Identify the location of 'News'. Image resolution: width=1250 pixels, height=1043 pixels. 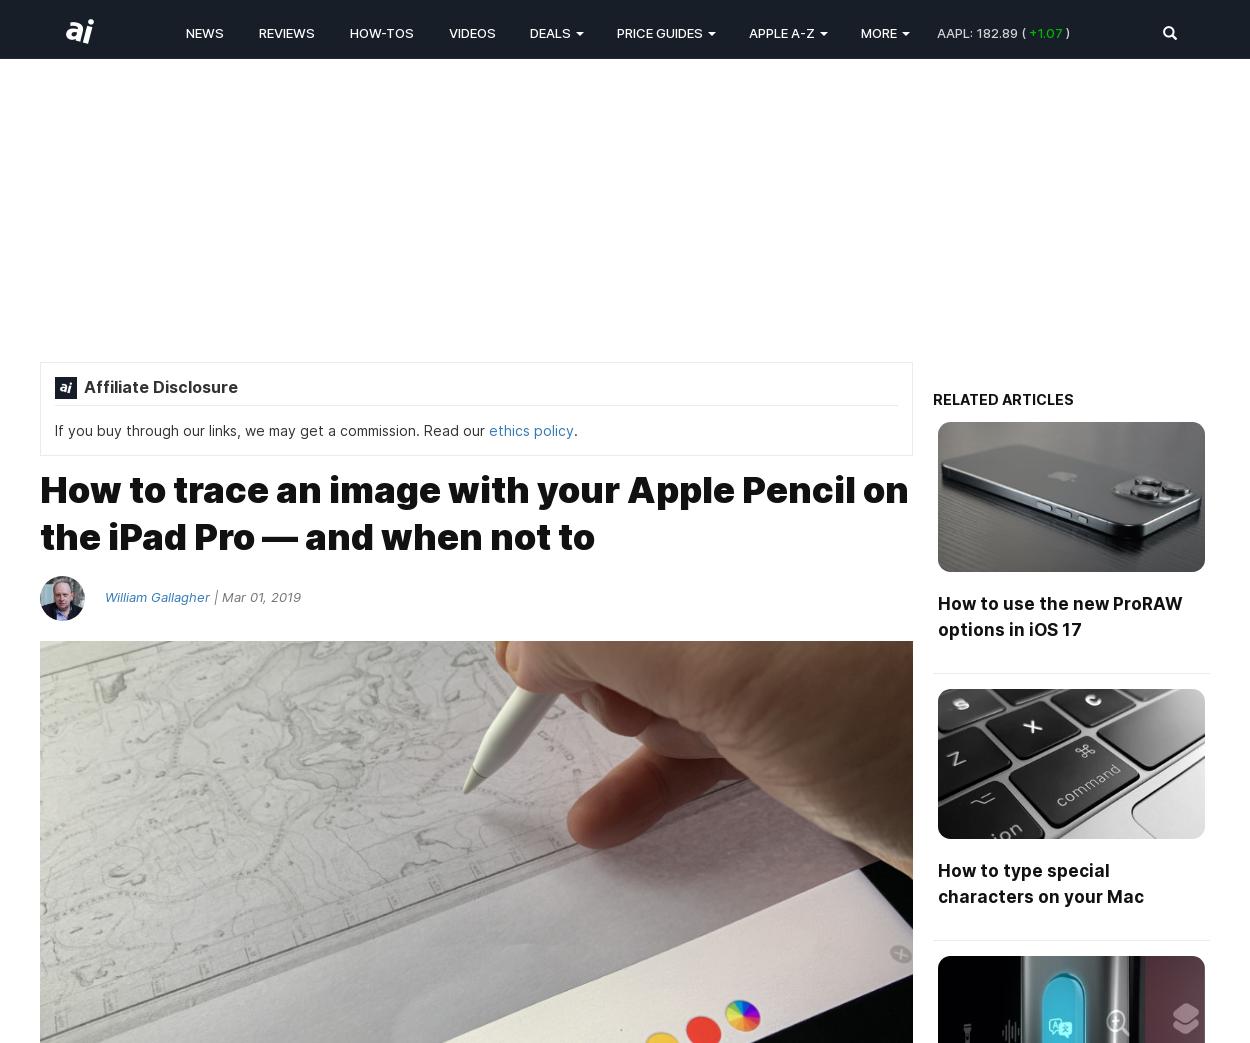
(204, 31).